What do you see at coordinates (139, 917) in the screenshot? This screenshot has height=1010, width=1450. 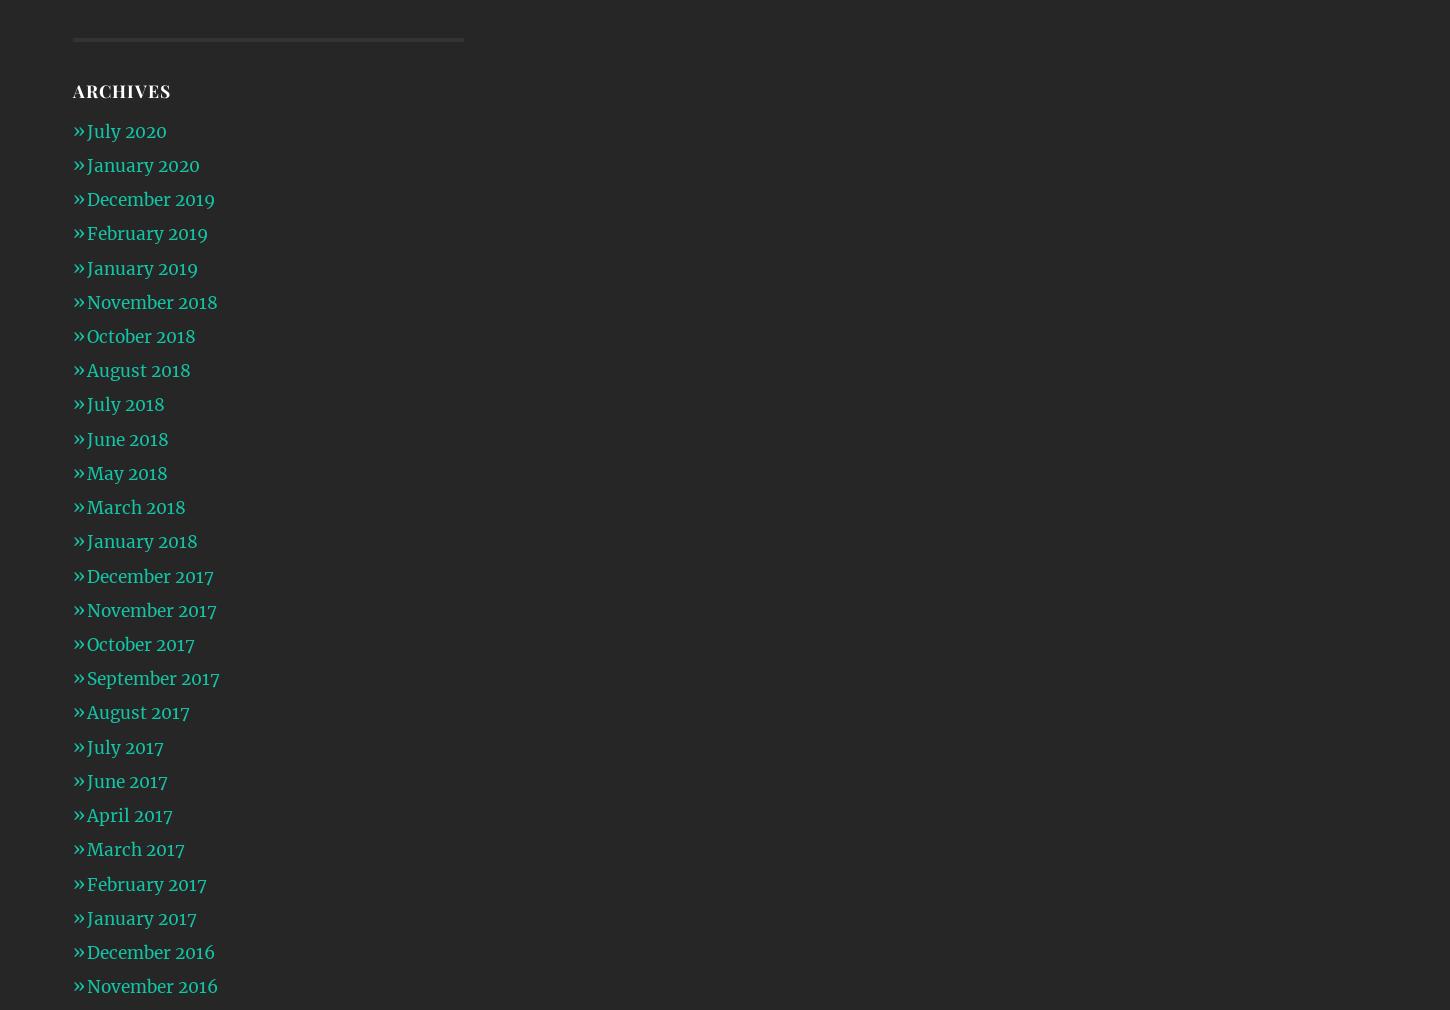 I see `'January 2017'` at bounding box center [139, 917].